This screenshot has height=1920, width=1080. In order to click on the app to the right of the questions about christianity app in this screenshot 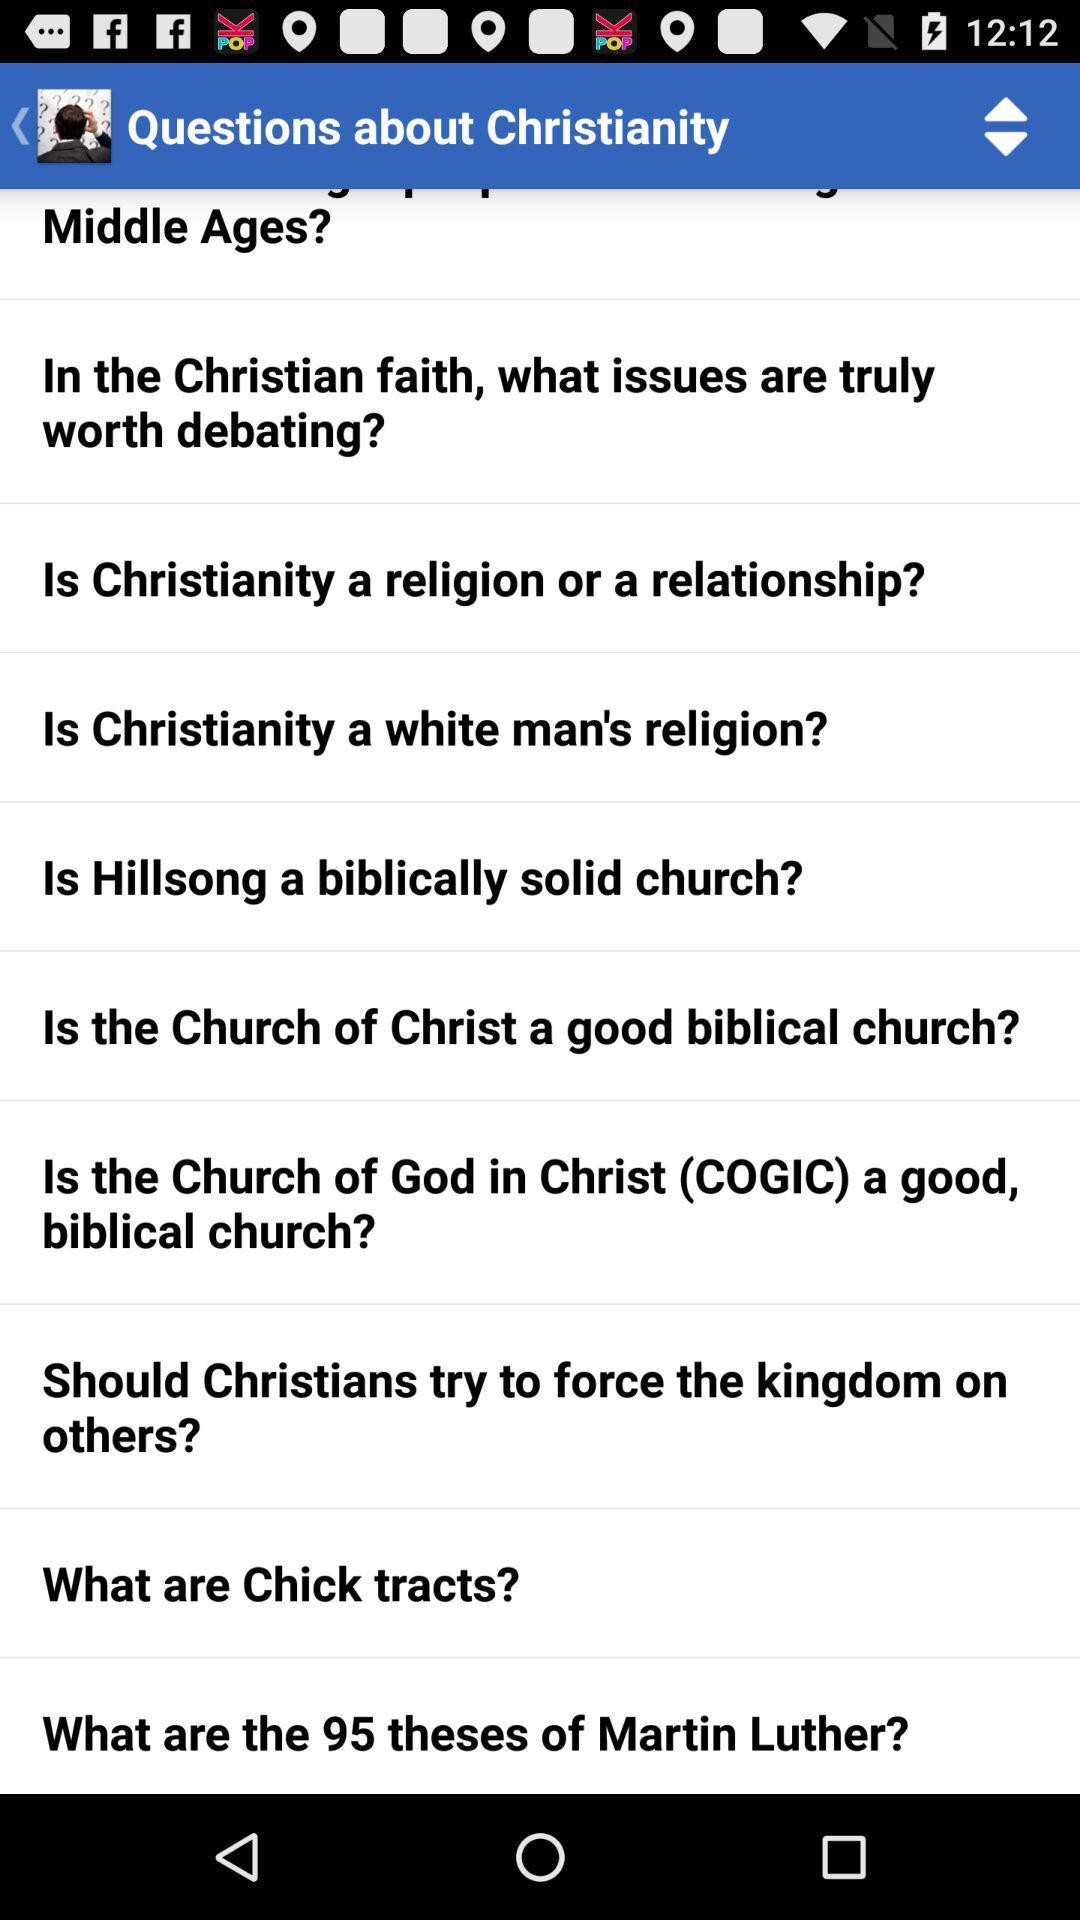, I will do `click(1006, 124)`.